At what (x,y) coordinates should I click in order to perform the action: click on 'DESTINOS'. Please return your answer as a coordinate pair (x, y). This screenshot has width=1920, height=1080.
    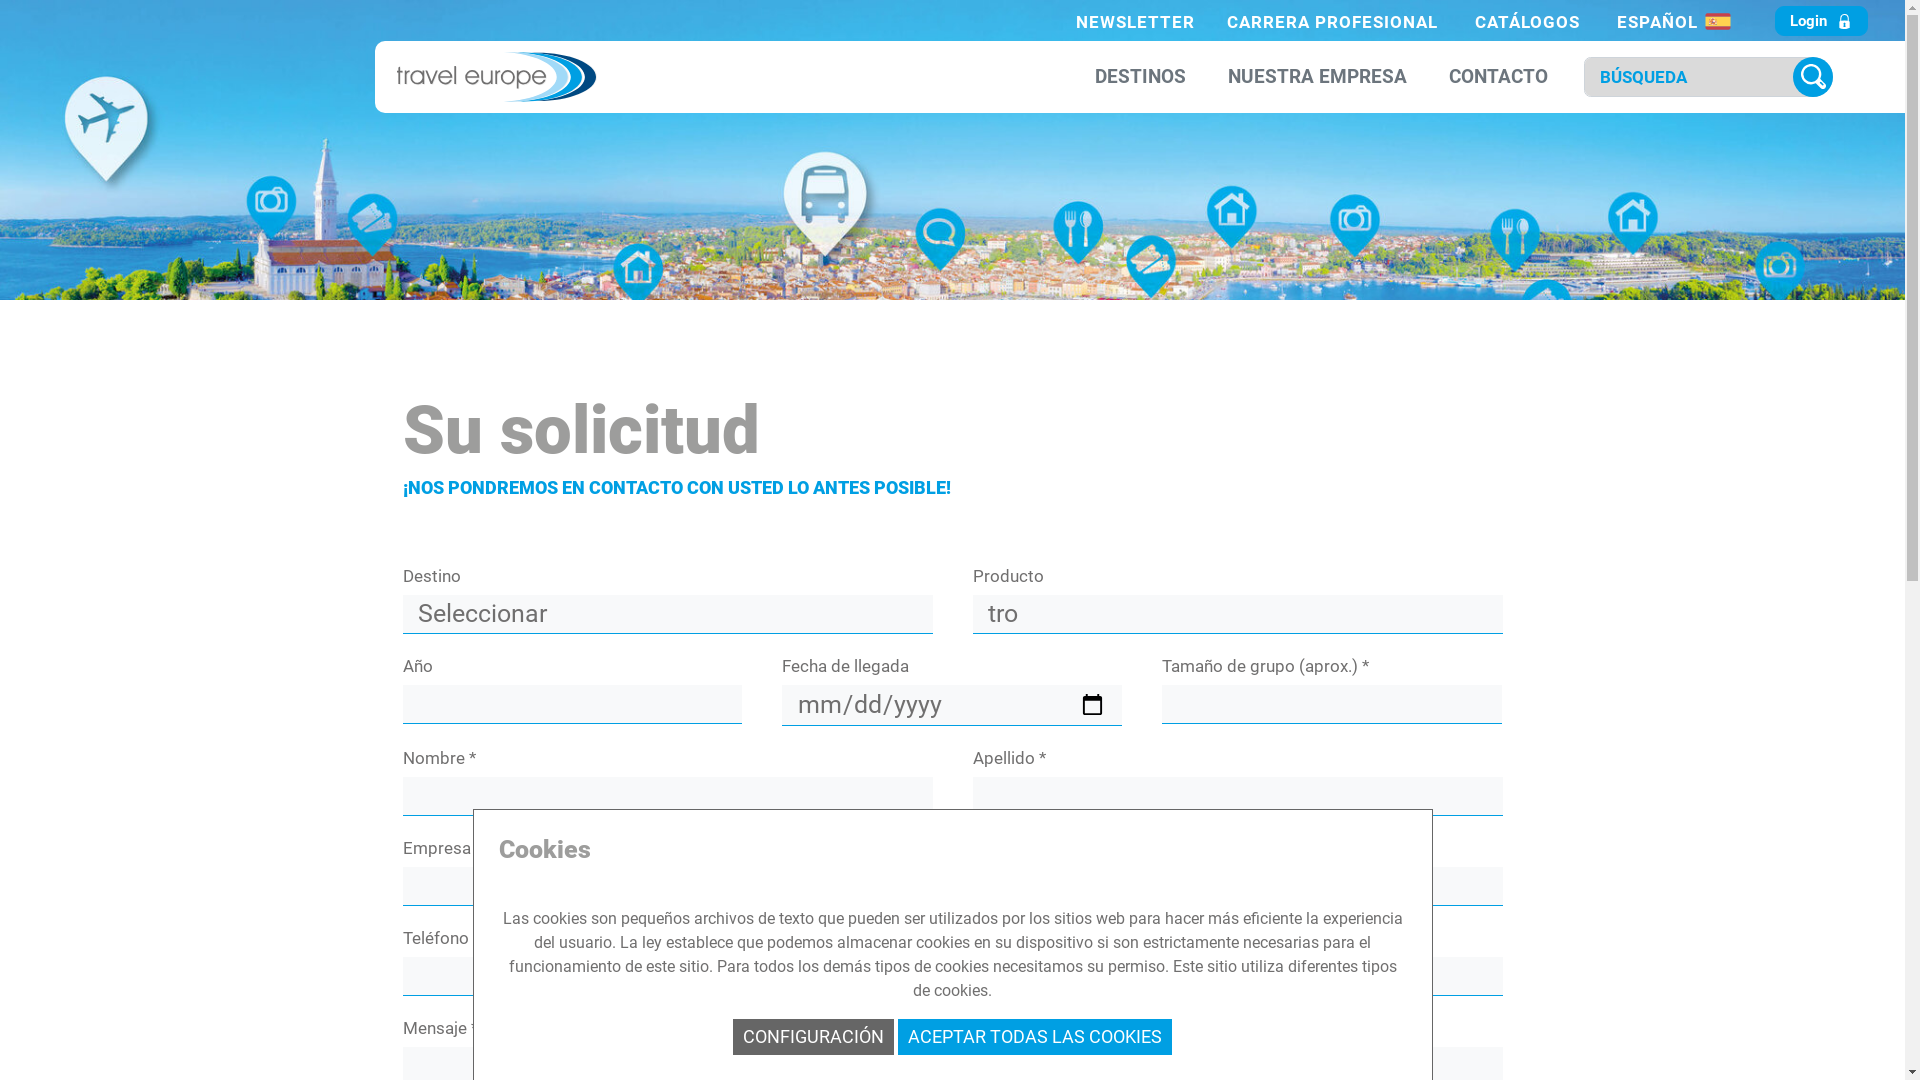
    Looking at the image, I should click on (1088, 76).